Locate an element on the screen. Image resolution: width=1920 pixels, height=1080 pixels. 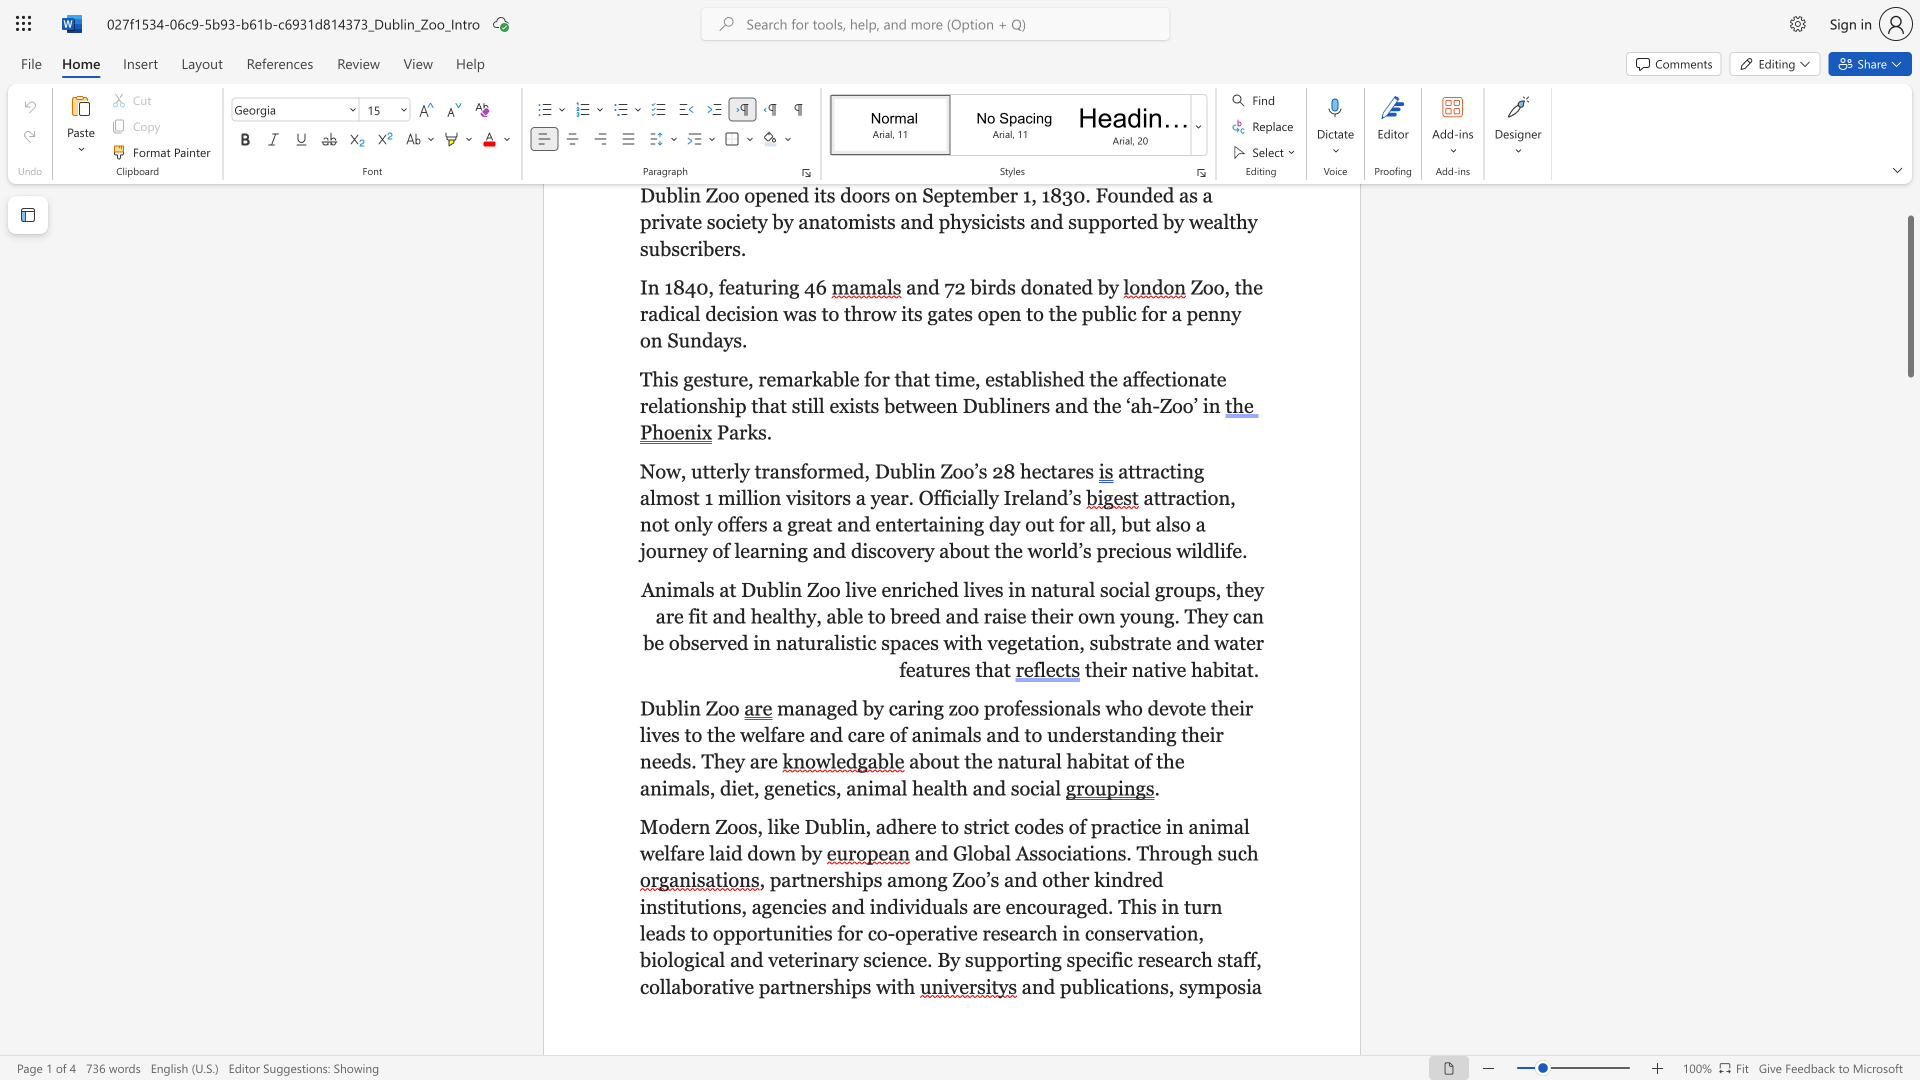
the subset text "Dublin Zoo" within the text "Dublin Zoo" is located at coordinates (638, 707).